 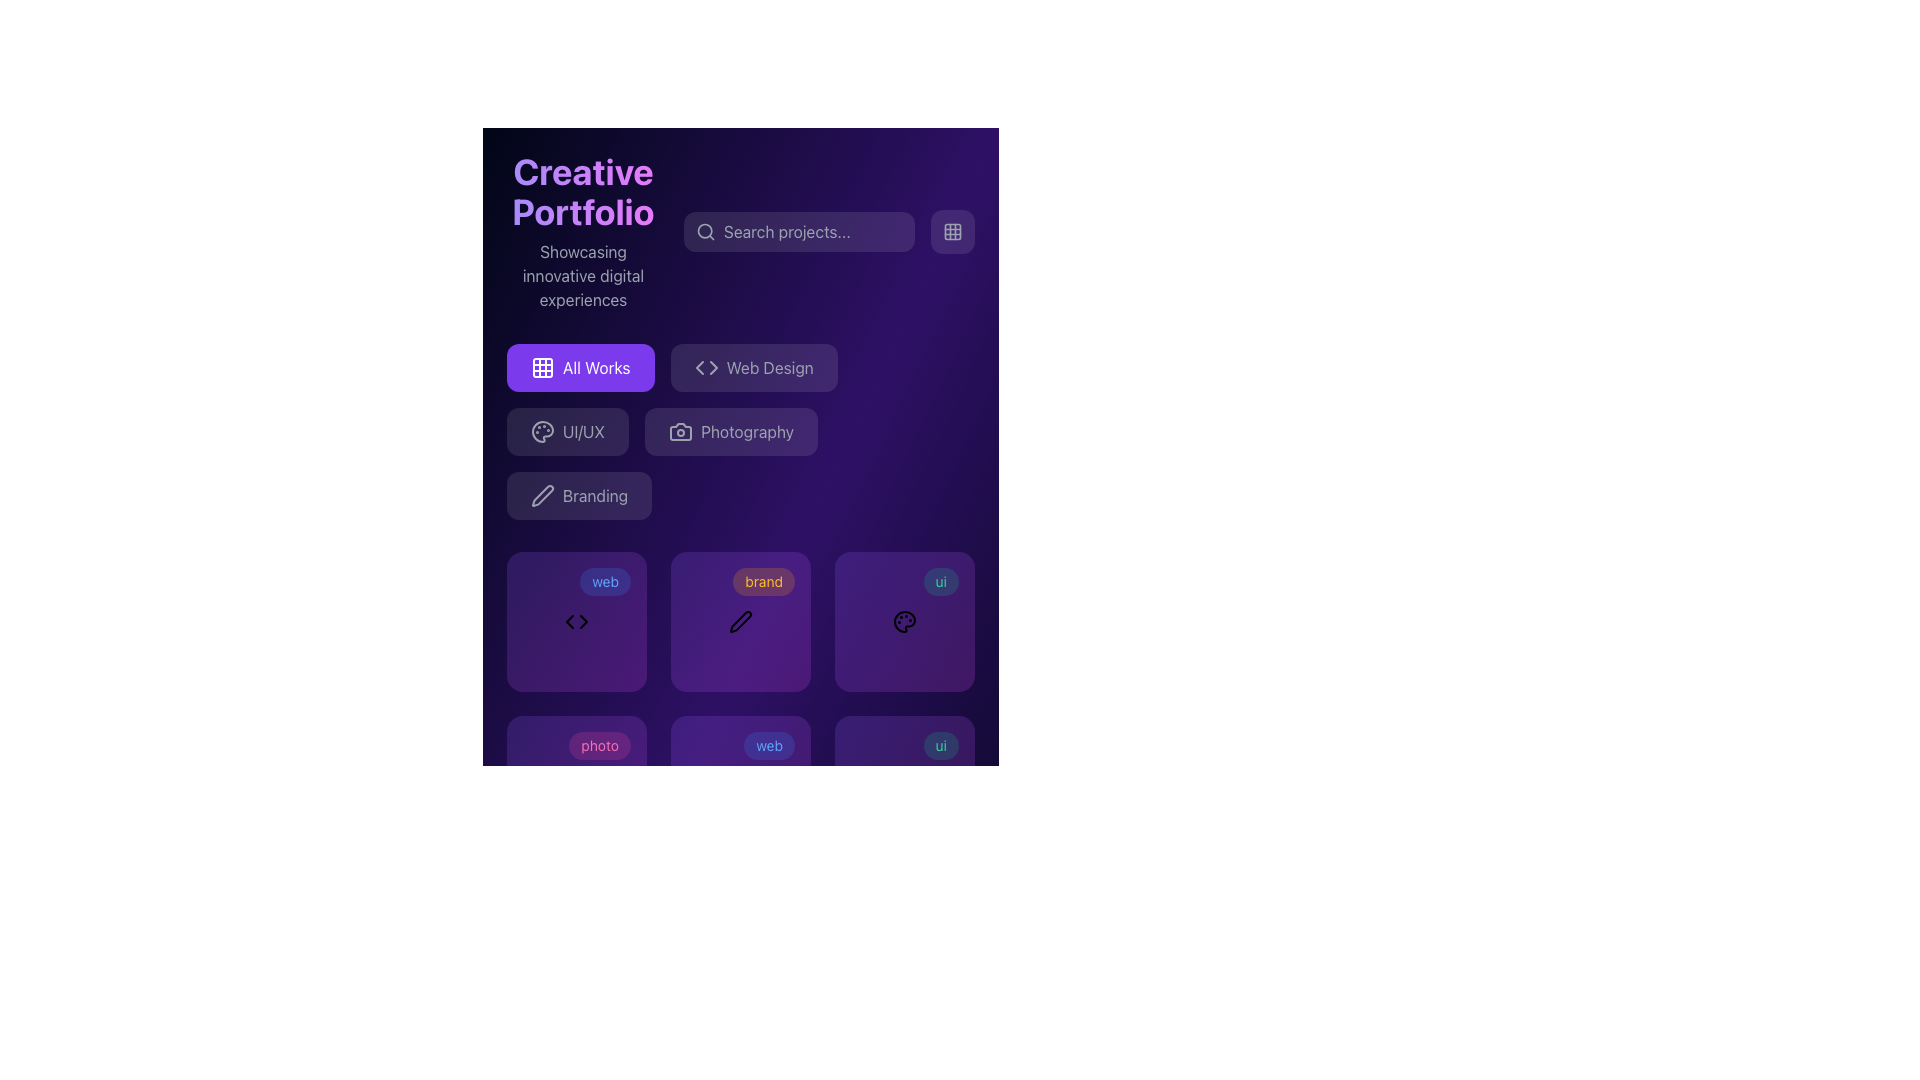 What do you see at coordinates (542, 367) in the screenshot?
I see `the grid icon, which is a square outline with a 3x3 grid pattern on a purple background, located within the 'All Works' button below the main heading` at bounding box center [542, 367].